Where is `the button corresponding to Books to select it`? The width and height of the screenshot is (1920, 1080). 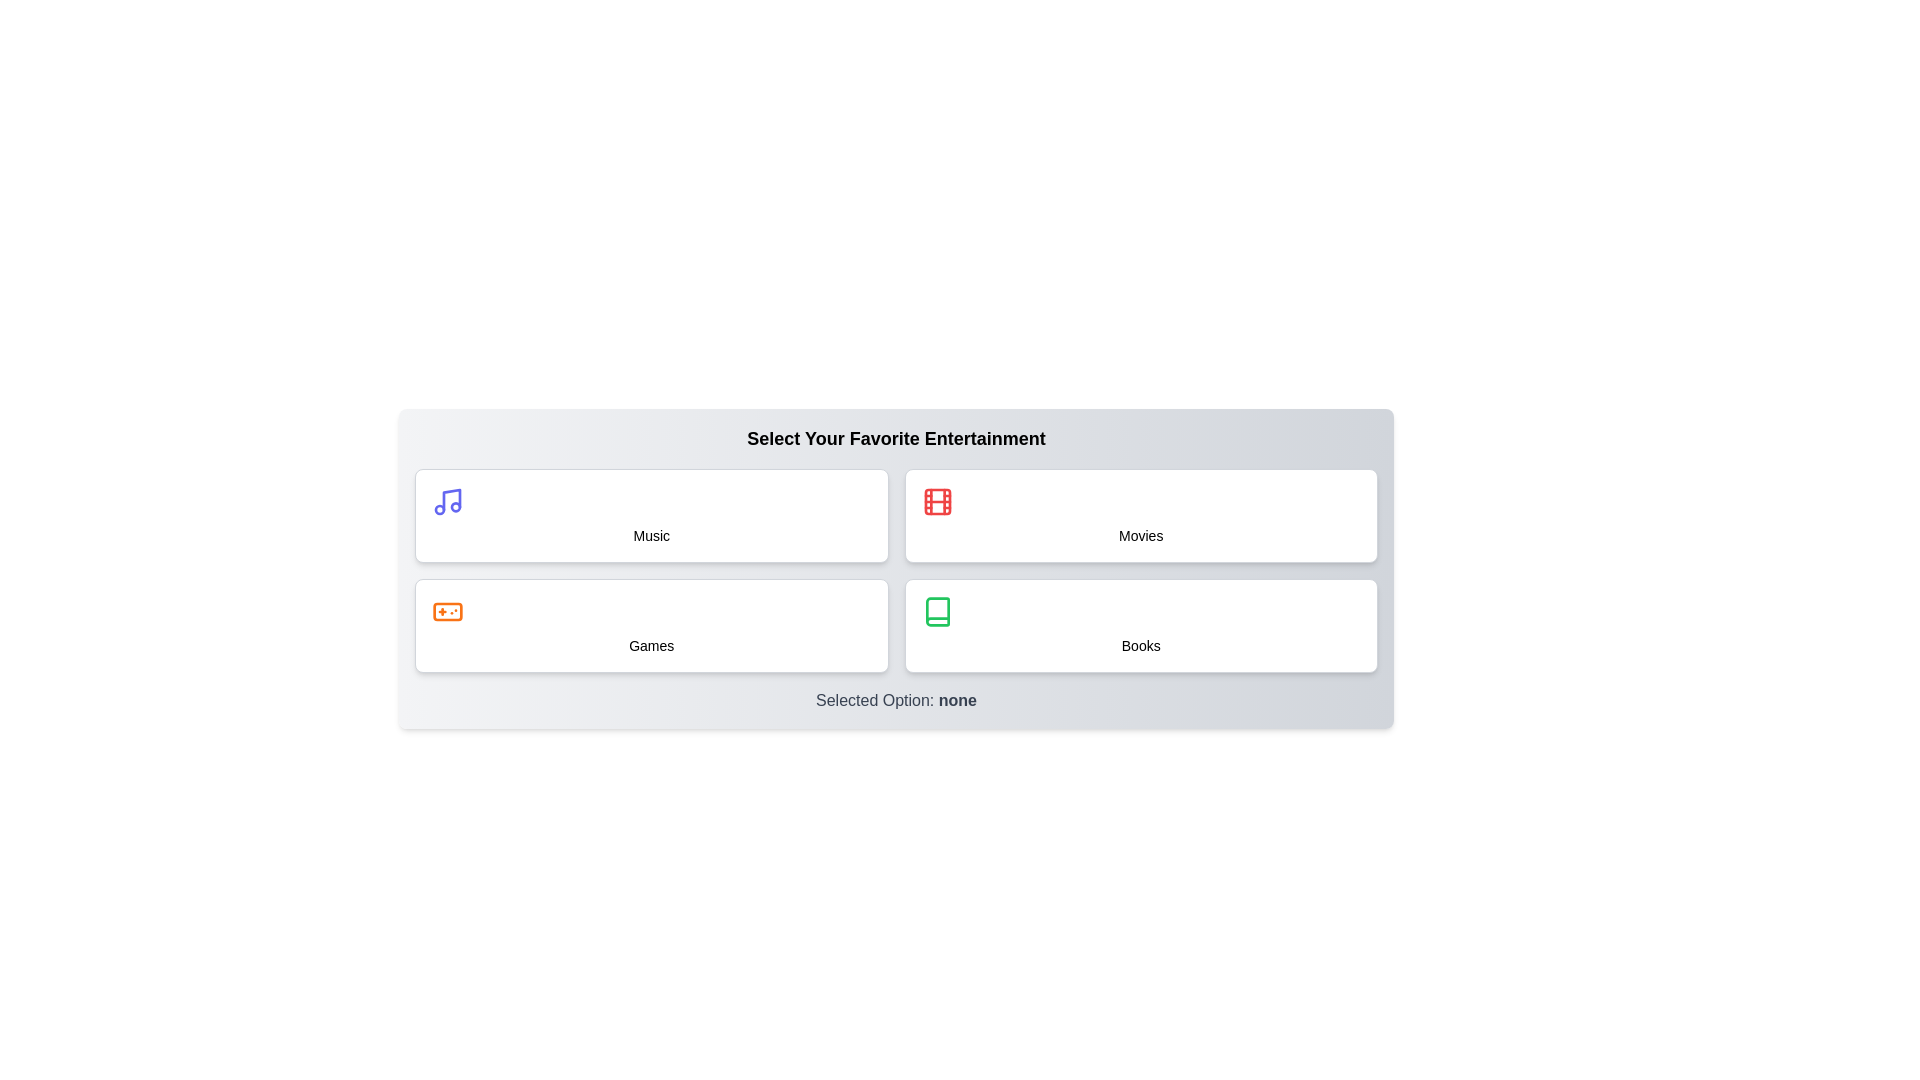
the button corresponding to Books to select it is located at coordinates (1141, 624).